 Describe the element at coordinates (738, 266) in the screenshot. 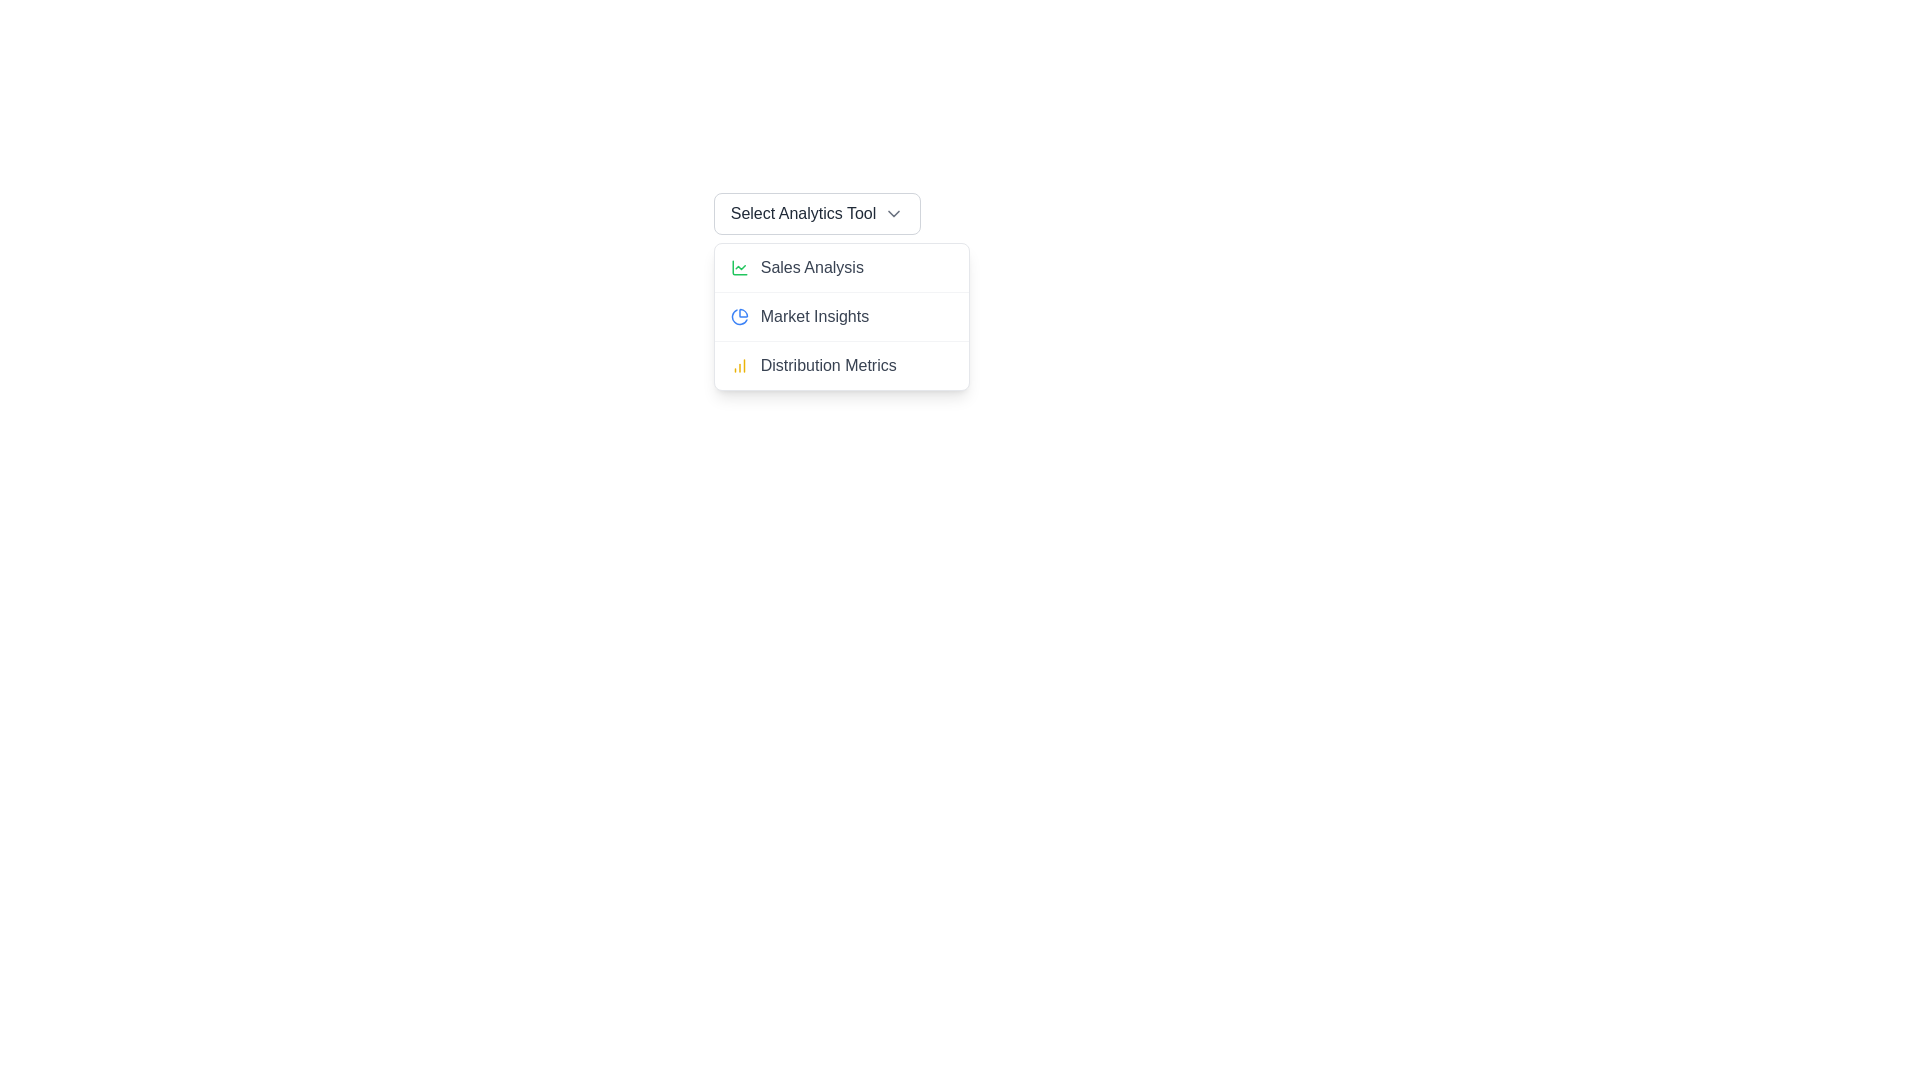

I see `the visual representation of the decorative icon component within the 'Distribution Metrics' icon located in the third item of the 'Select Analytics Tool' dropdown menu` at that location.